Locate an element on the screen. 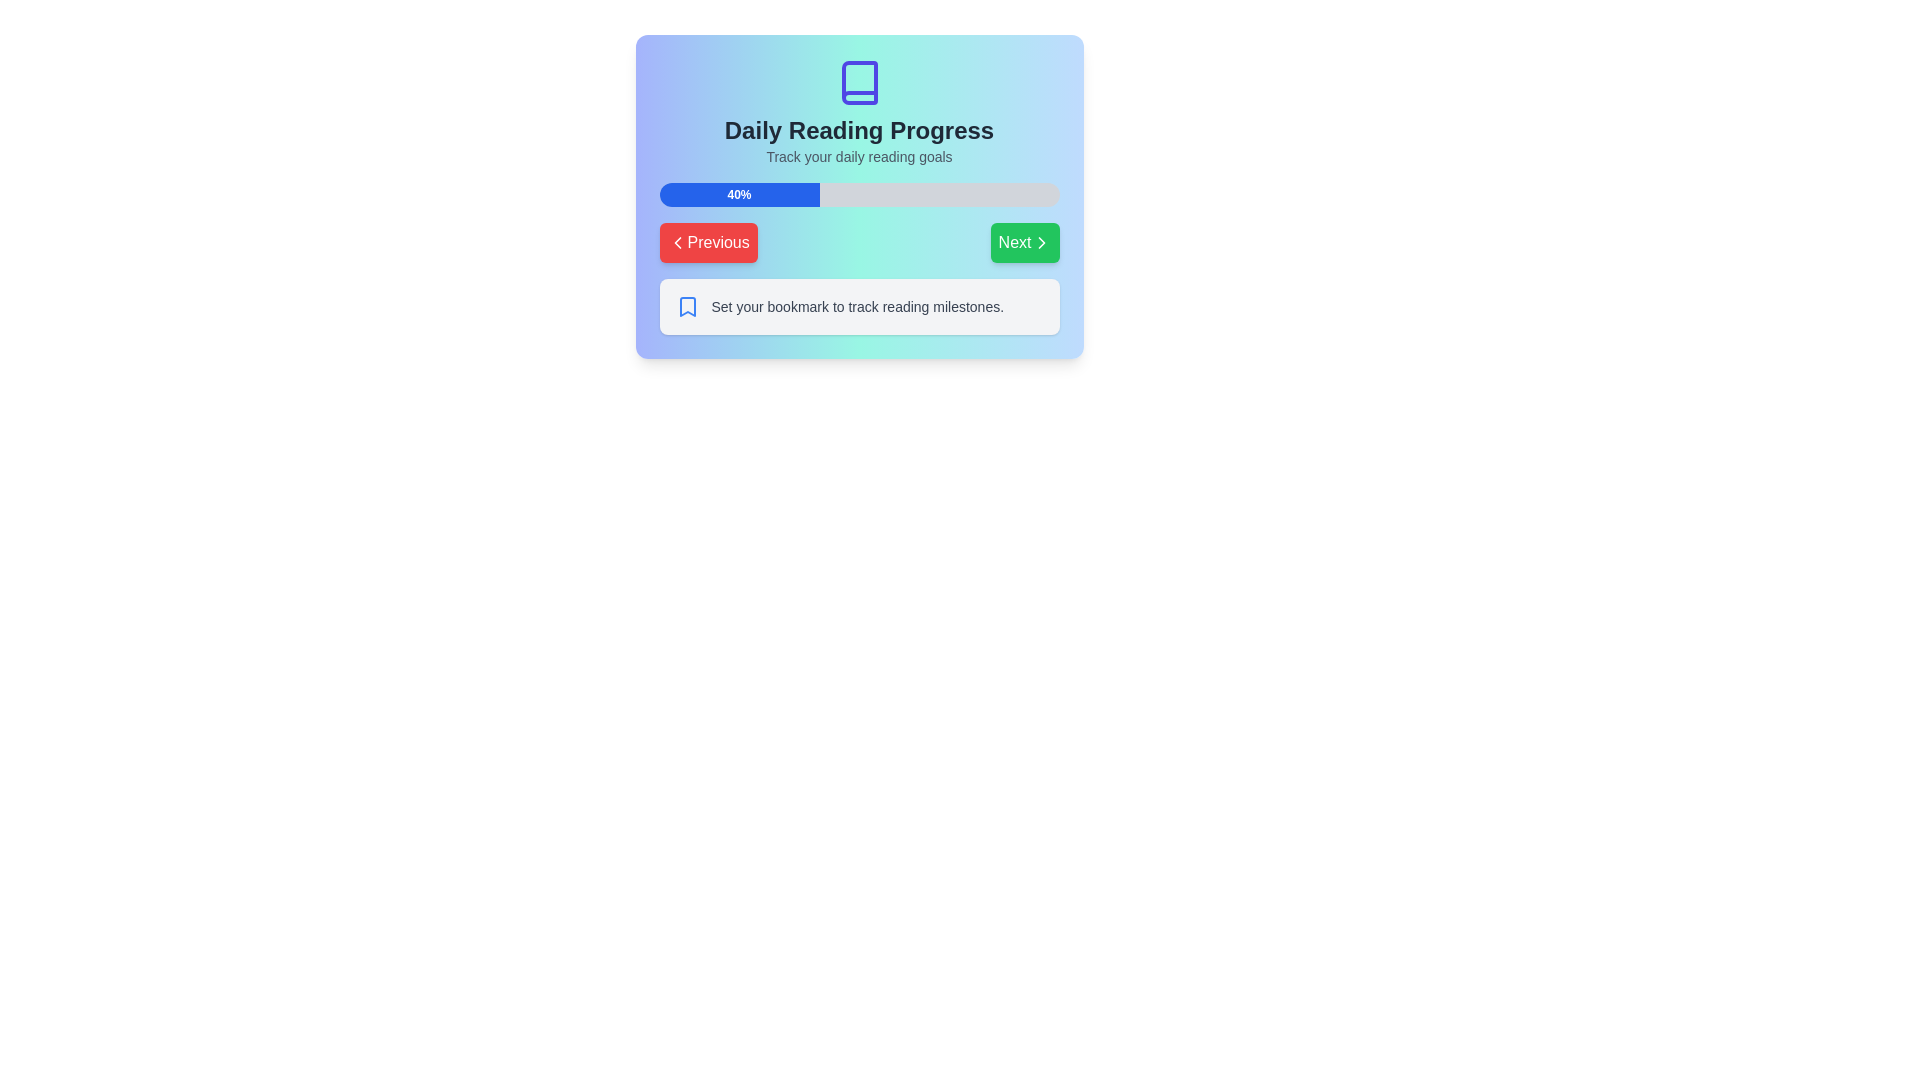 The width and height of the screenshot is (1920, 1080). the simplified blue bookmark icon located in the 'Set your bookmark to track reading milestones.' section, which is the first visual element in this area is located at coordinates (687, 307).